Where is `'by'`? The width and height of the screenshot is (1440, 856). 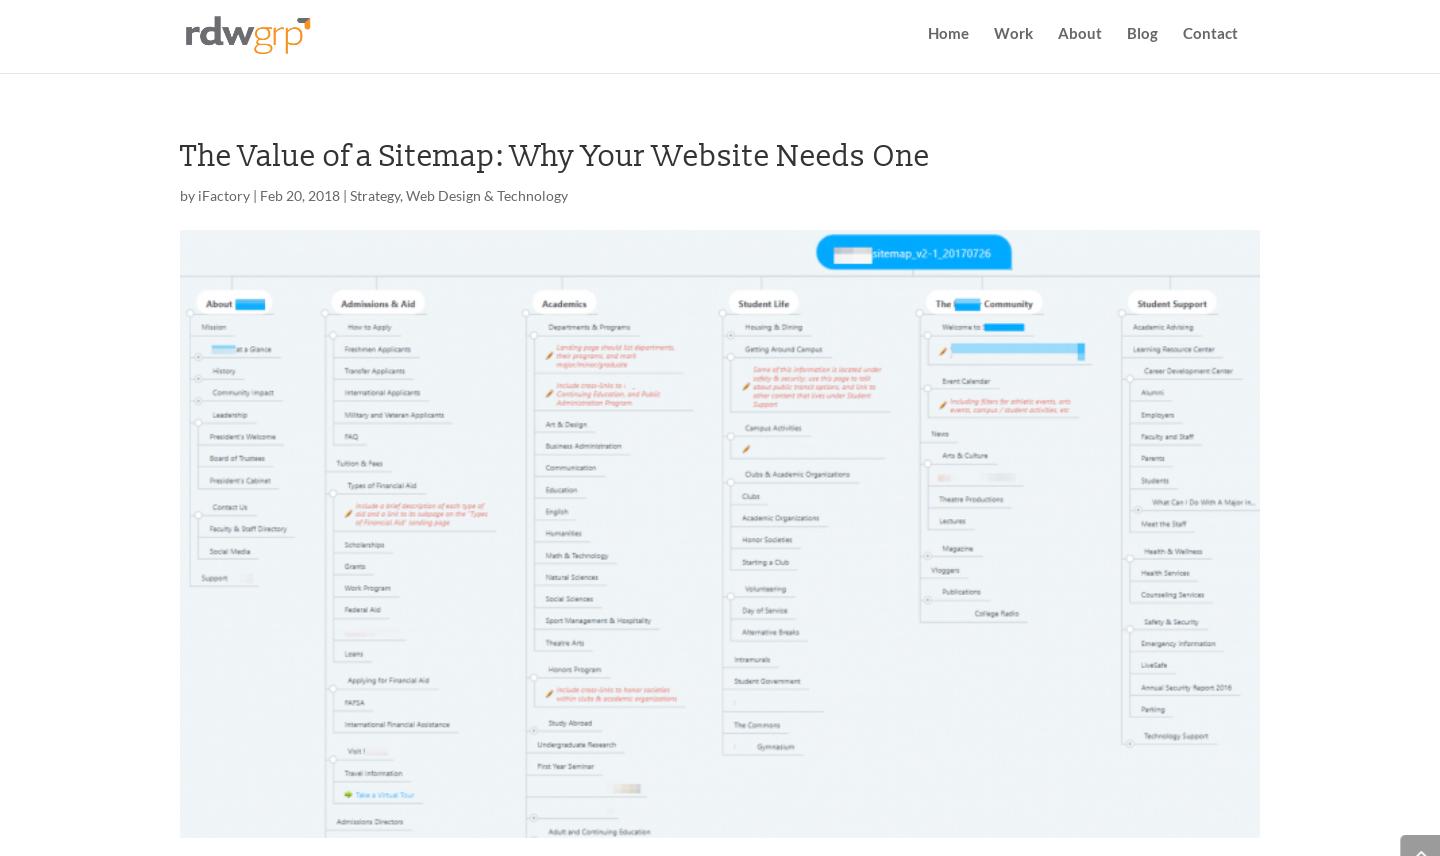 'by' is located at coordinates (189, 194).